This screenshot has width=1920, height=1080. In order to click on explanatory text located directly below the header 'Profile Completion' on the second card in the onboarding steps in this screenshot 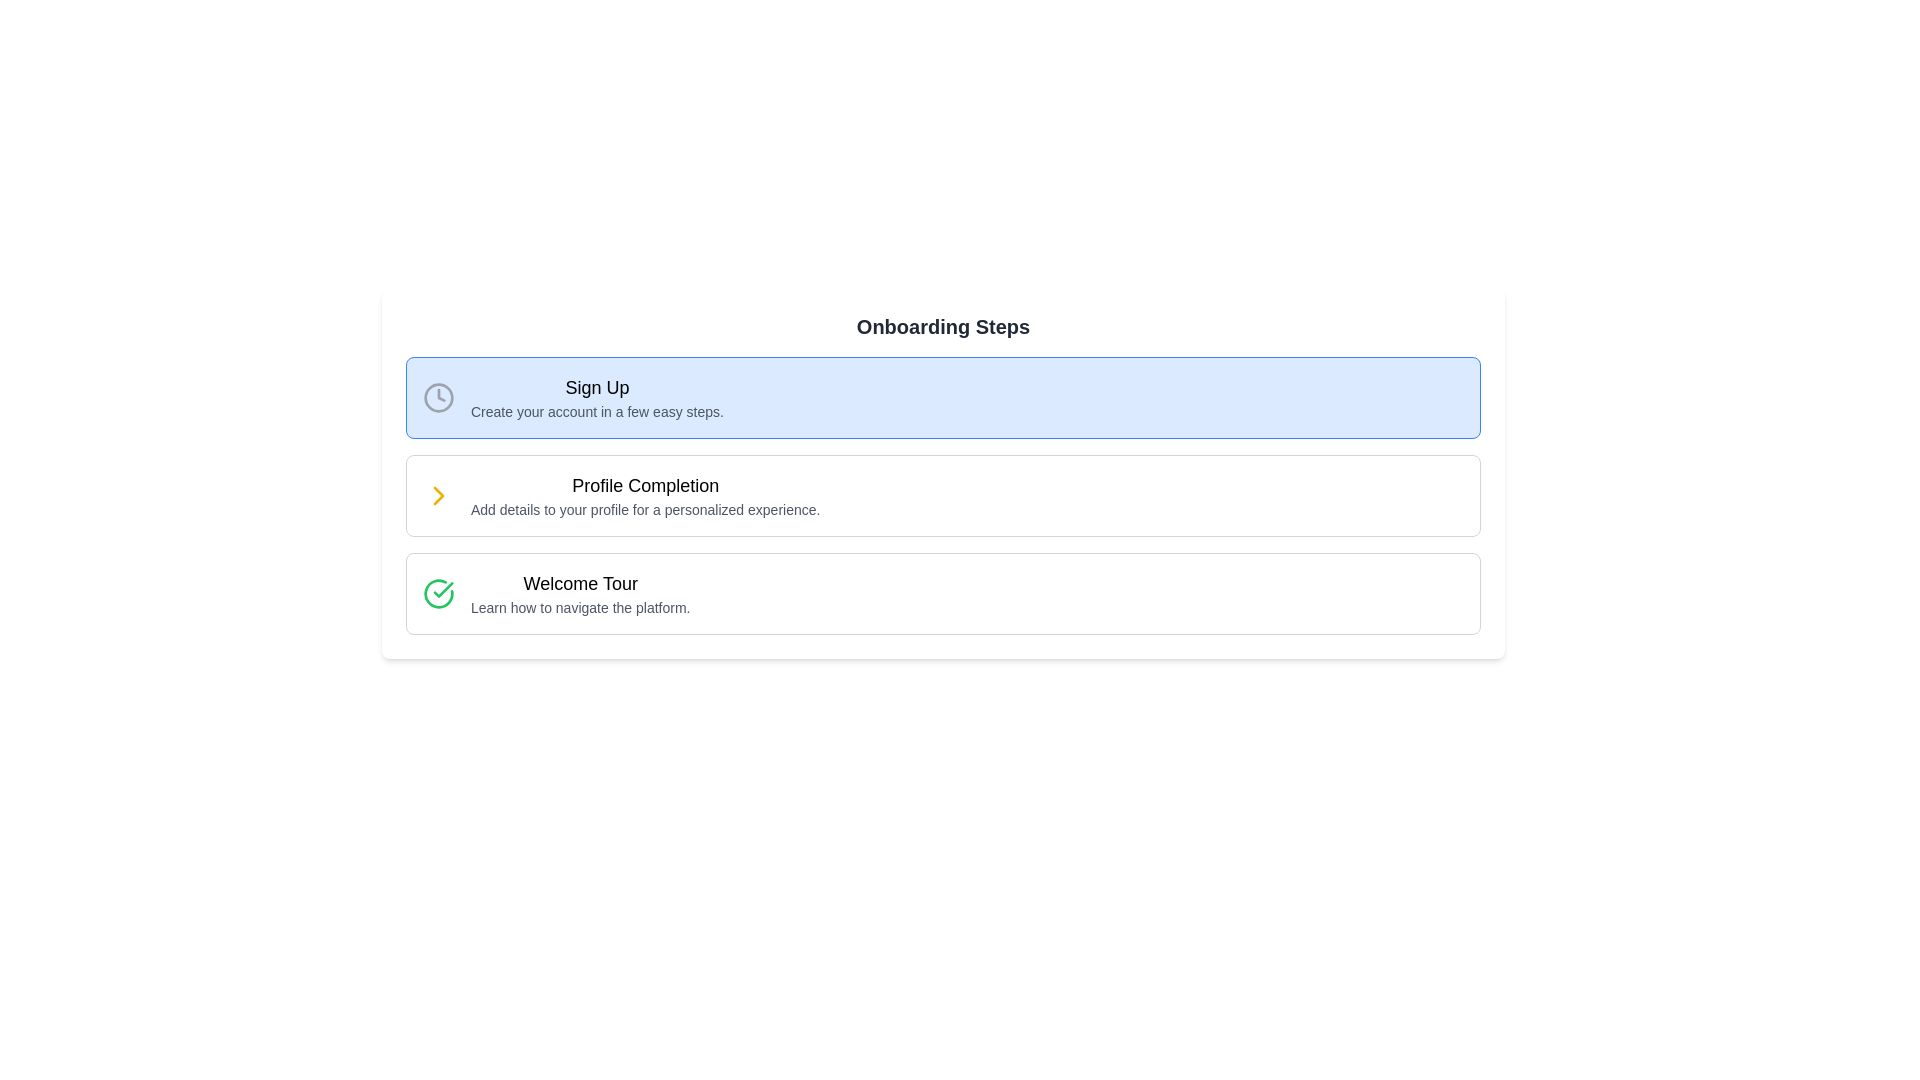, I will do `click(645, 508)`.